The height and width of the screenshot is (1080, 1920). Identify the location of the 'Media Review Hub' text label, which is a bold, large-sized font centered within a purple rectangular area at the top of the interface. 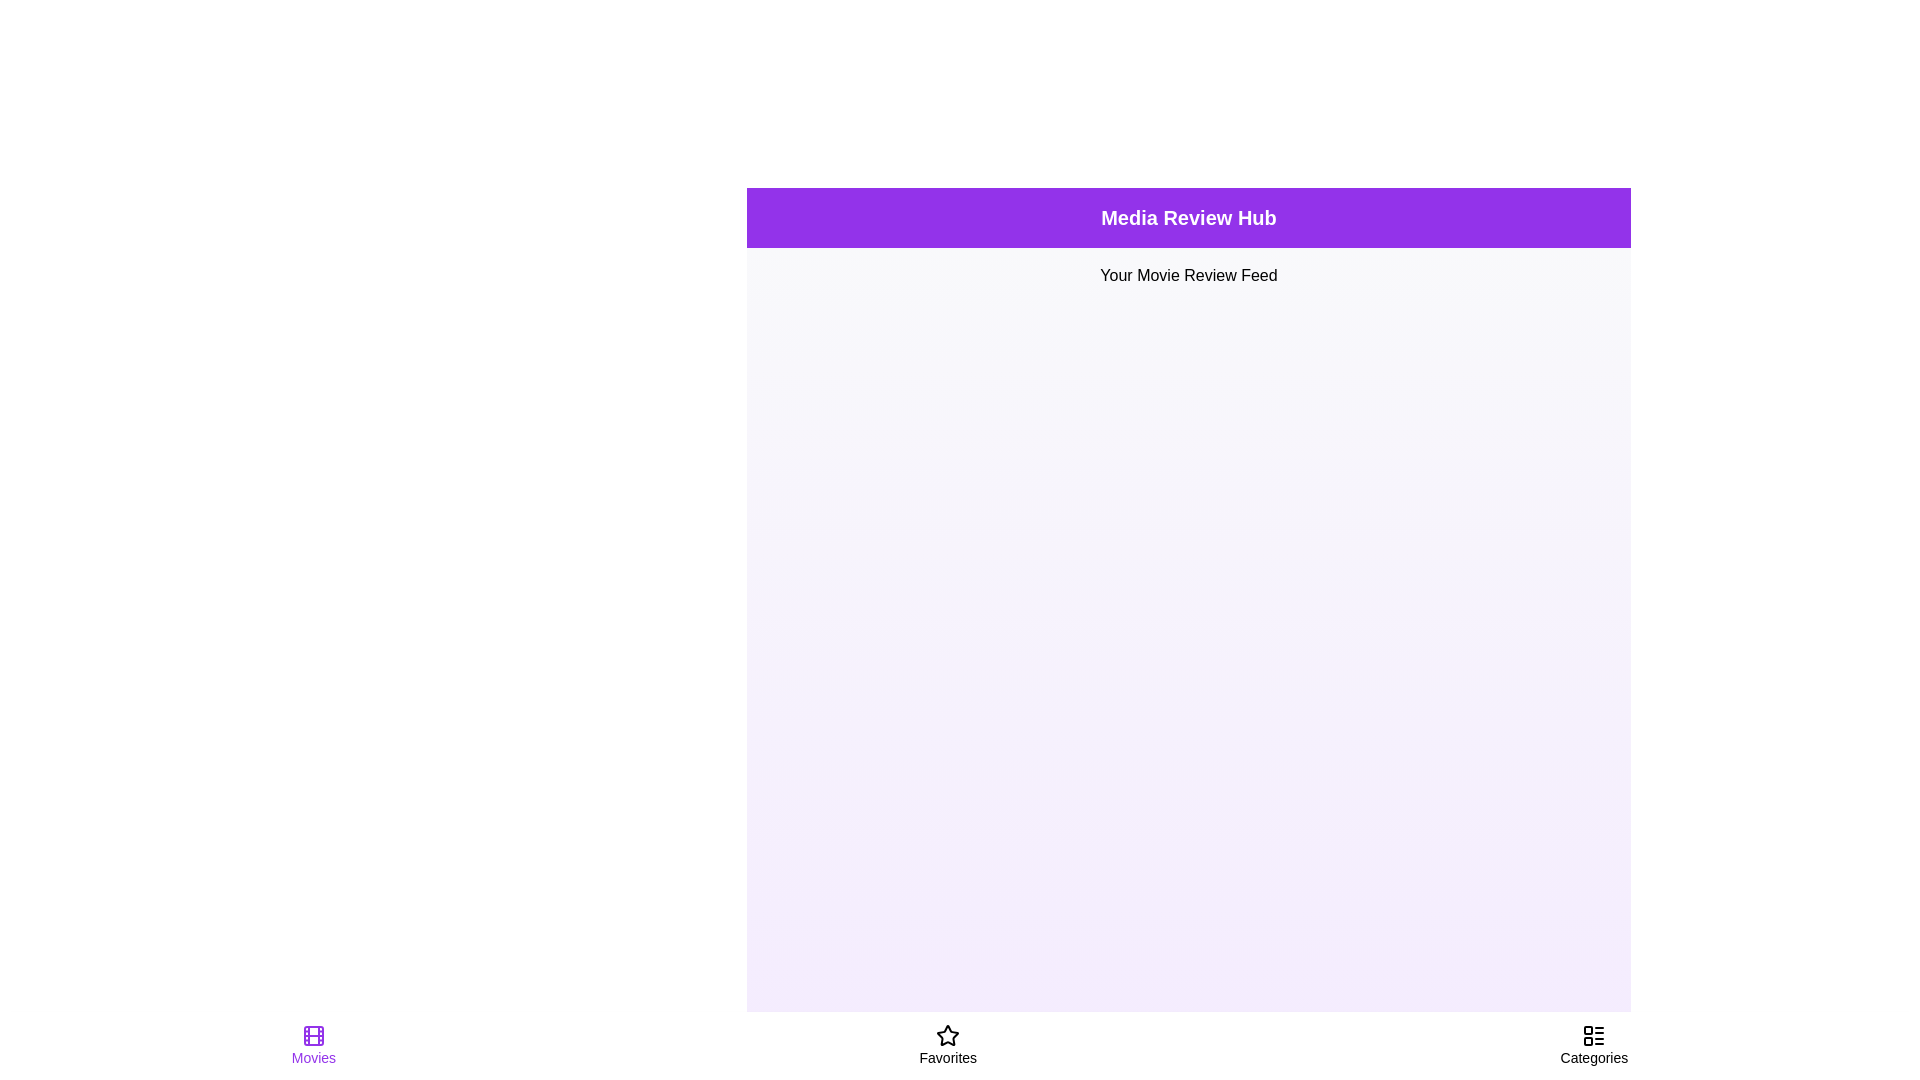
(1189, 218).